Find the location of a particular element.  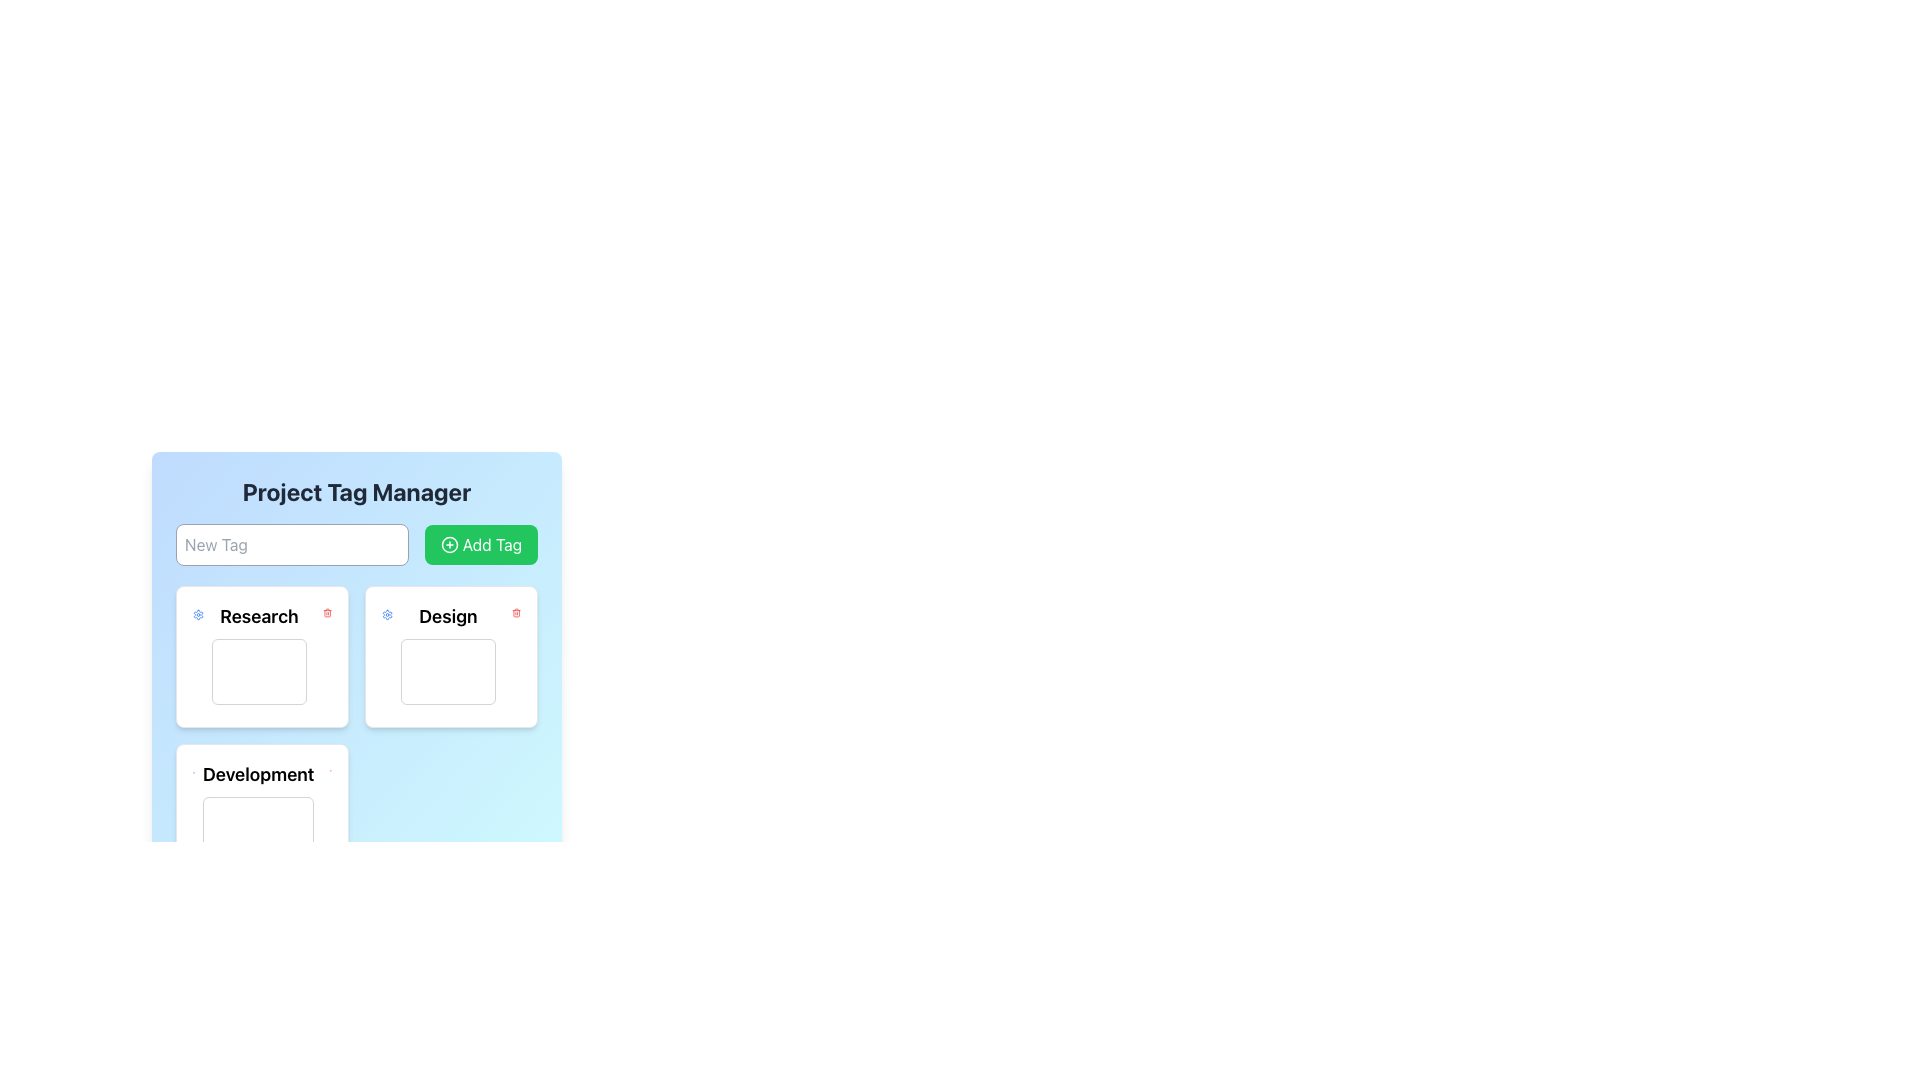

the Text Label that serves as a heading or title for a section, located centrally in the lower section of the interface, below the 'Research' and 'Design' sections is located at coordinates (257, 774).